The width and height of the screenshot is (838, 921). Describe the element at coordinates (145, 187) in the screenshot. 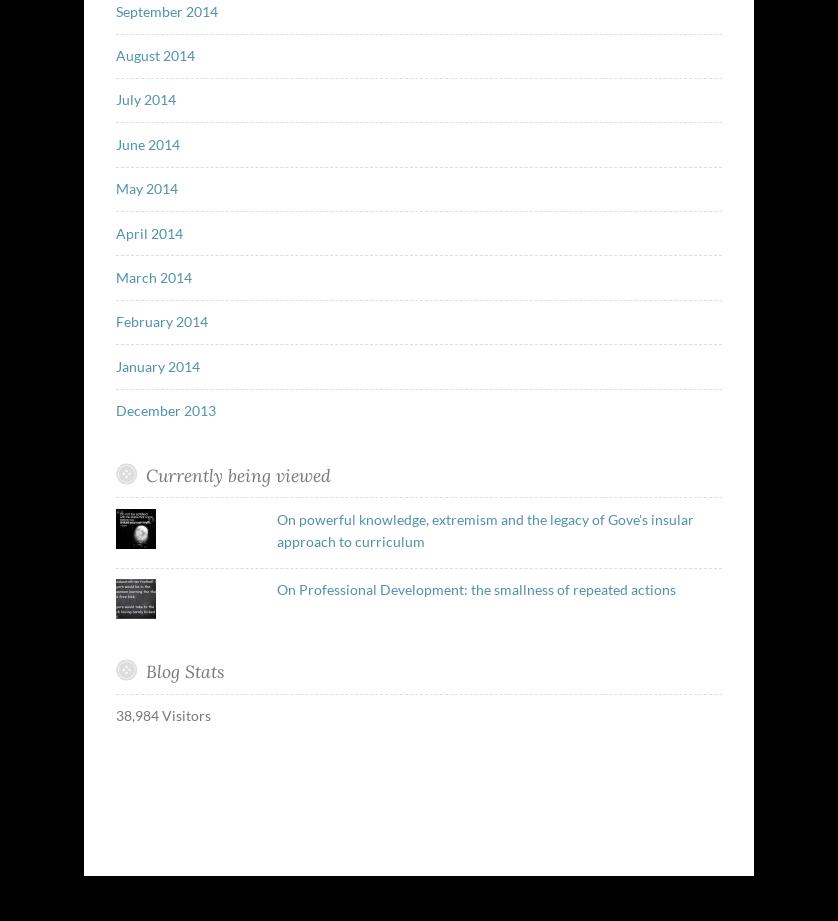

I see `'May 2014'` at that location.